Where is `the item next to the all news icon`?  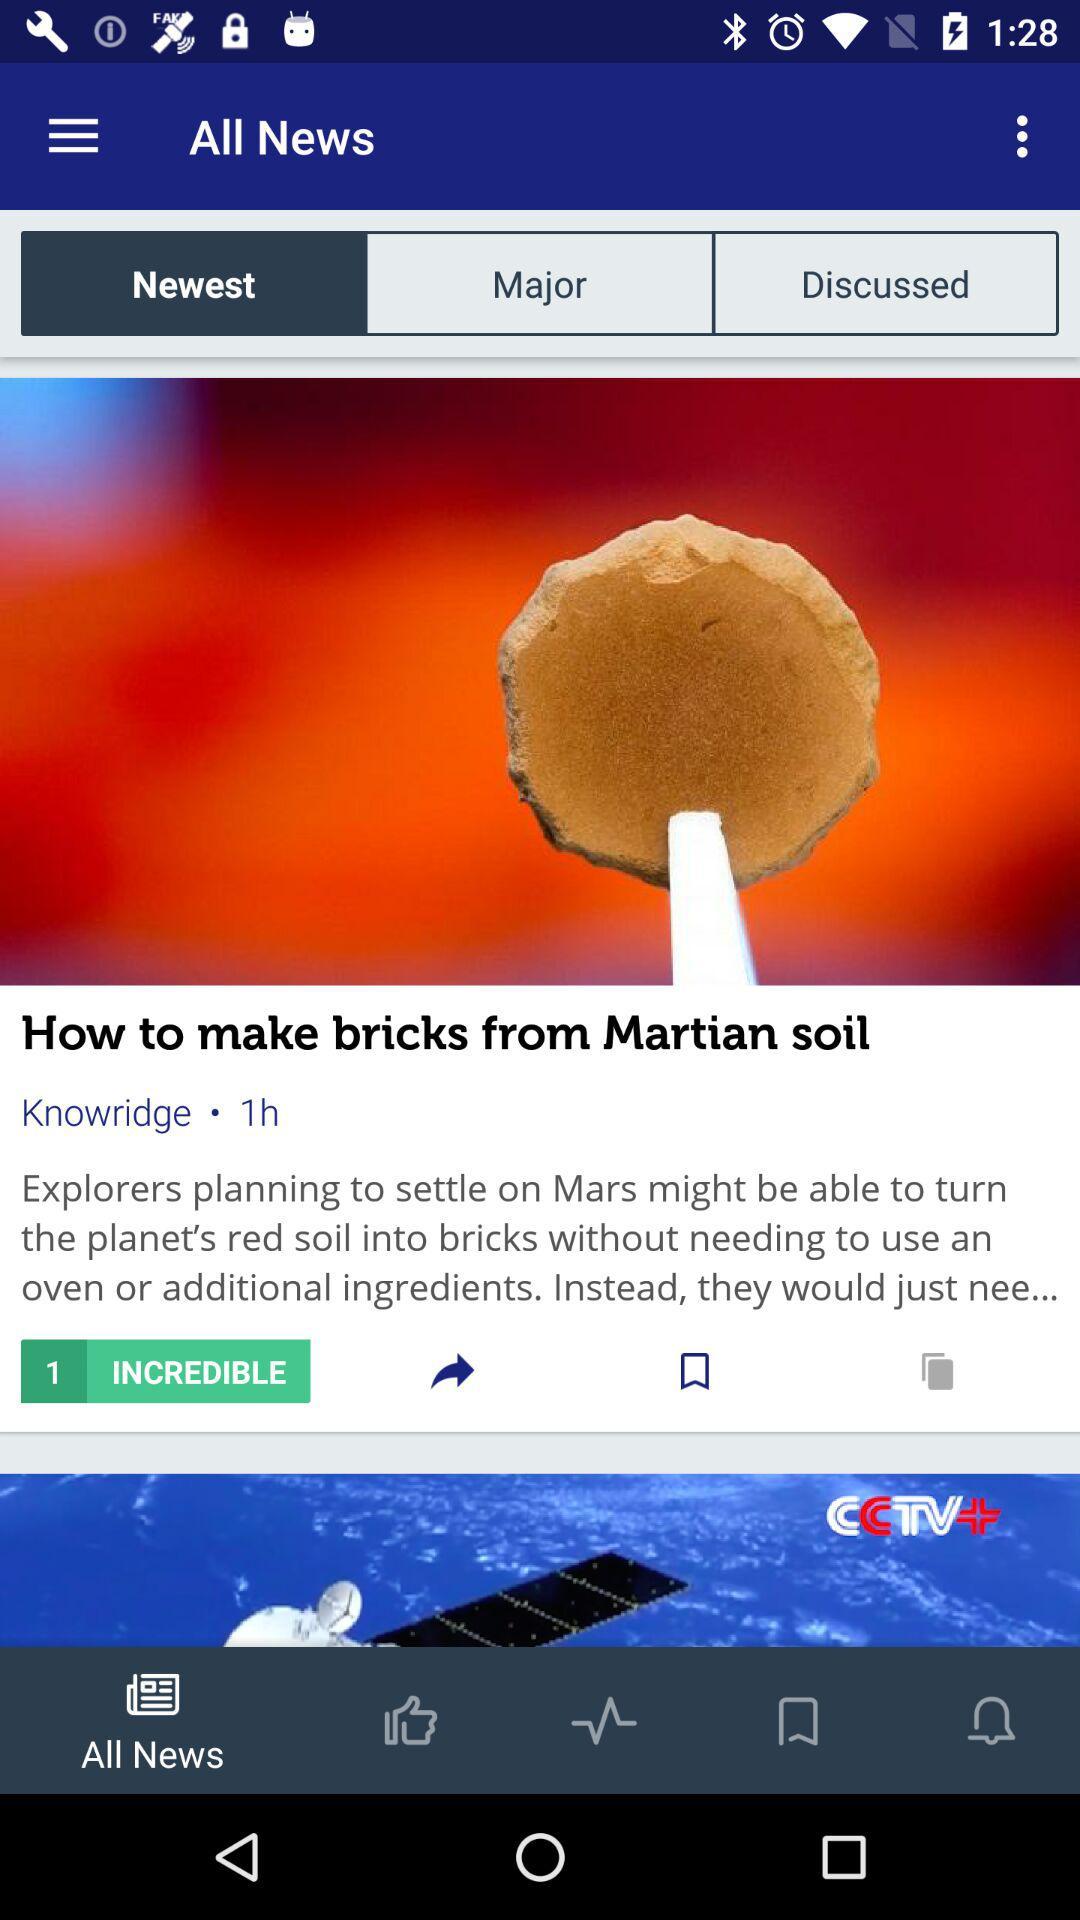
the item next to the all news icon is located at coordinates (72, 135).